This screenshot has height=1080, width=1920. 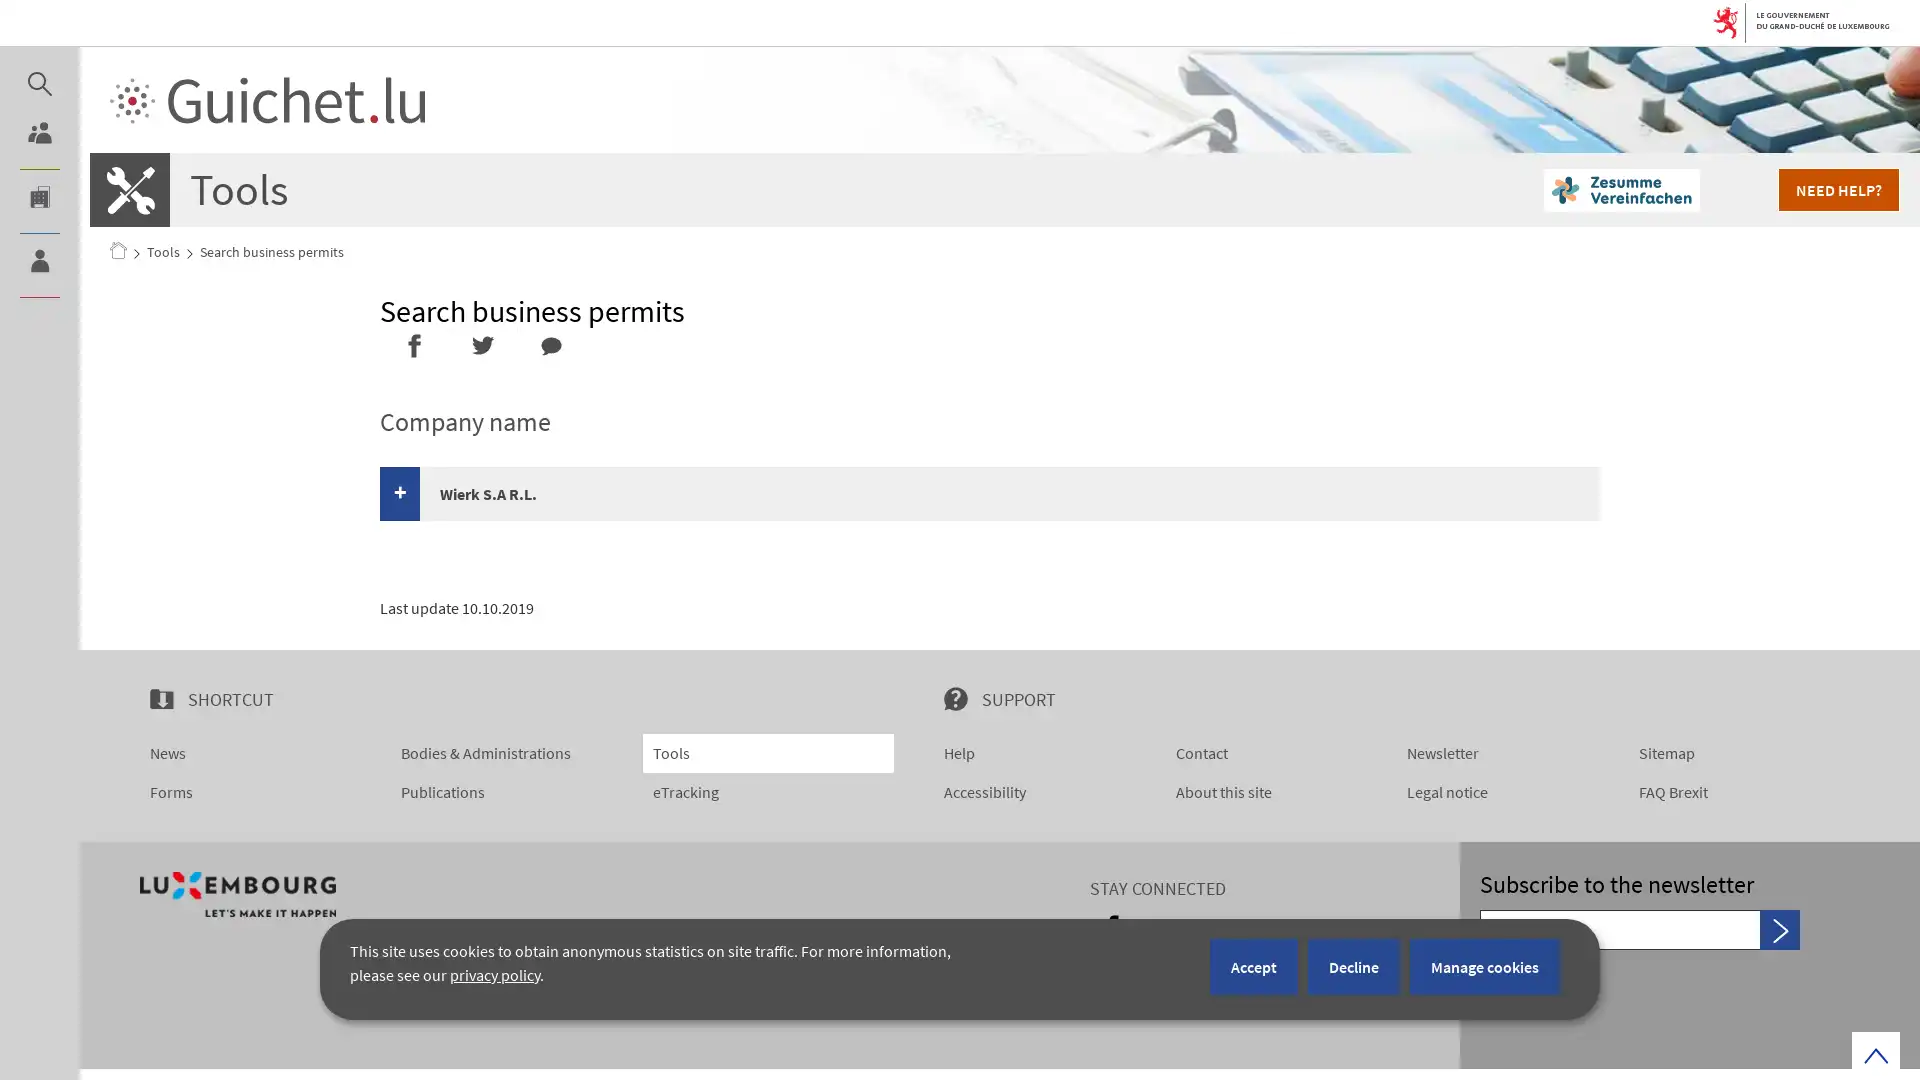 I want to click on Share it on Facebook - new window, so click(x=412, y=343).